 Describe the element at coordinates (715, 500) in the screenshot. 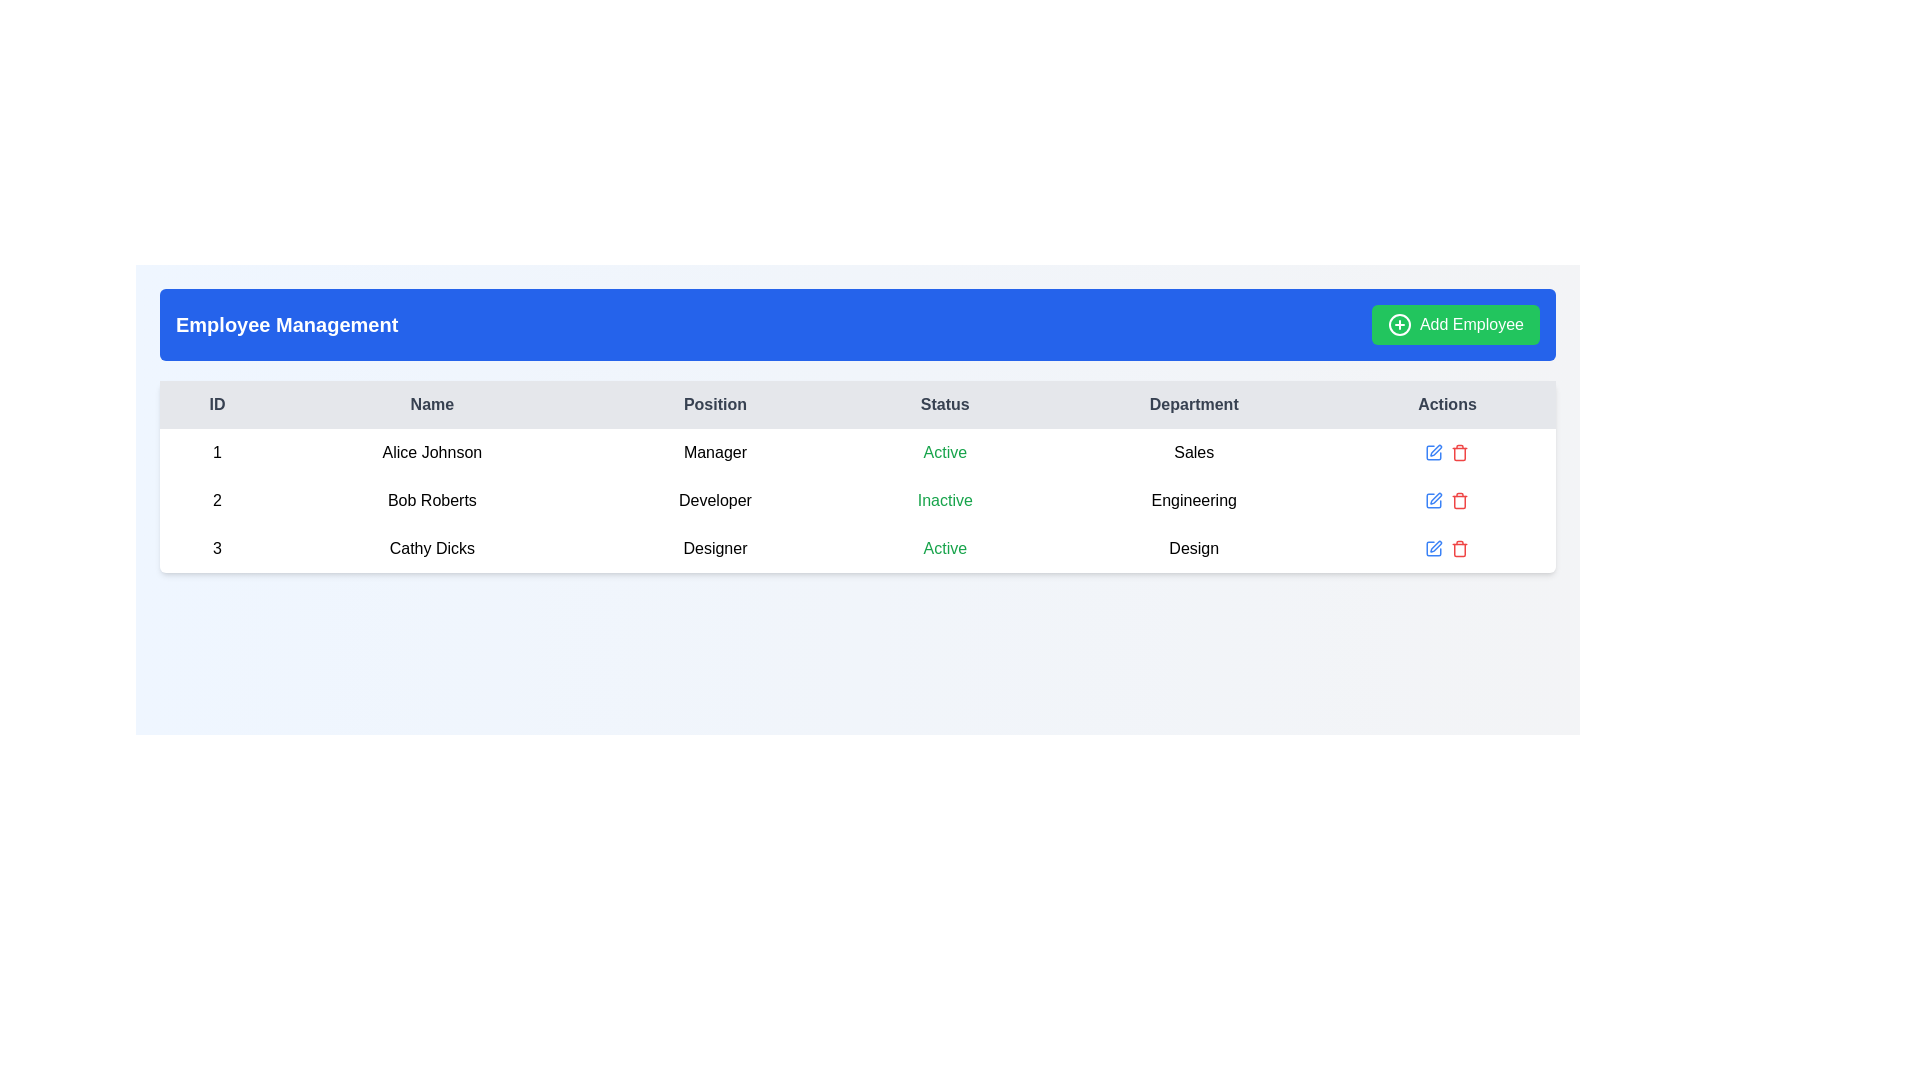

I see `the static text label displaying 'Developer' for the entry 'Bob Roberts' in the 'Position' column of the table` at that location.